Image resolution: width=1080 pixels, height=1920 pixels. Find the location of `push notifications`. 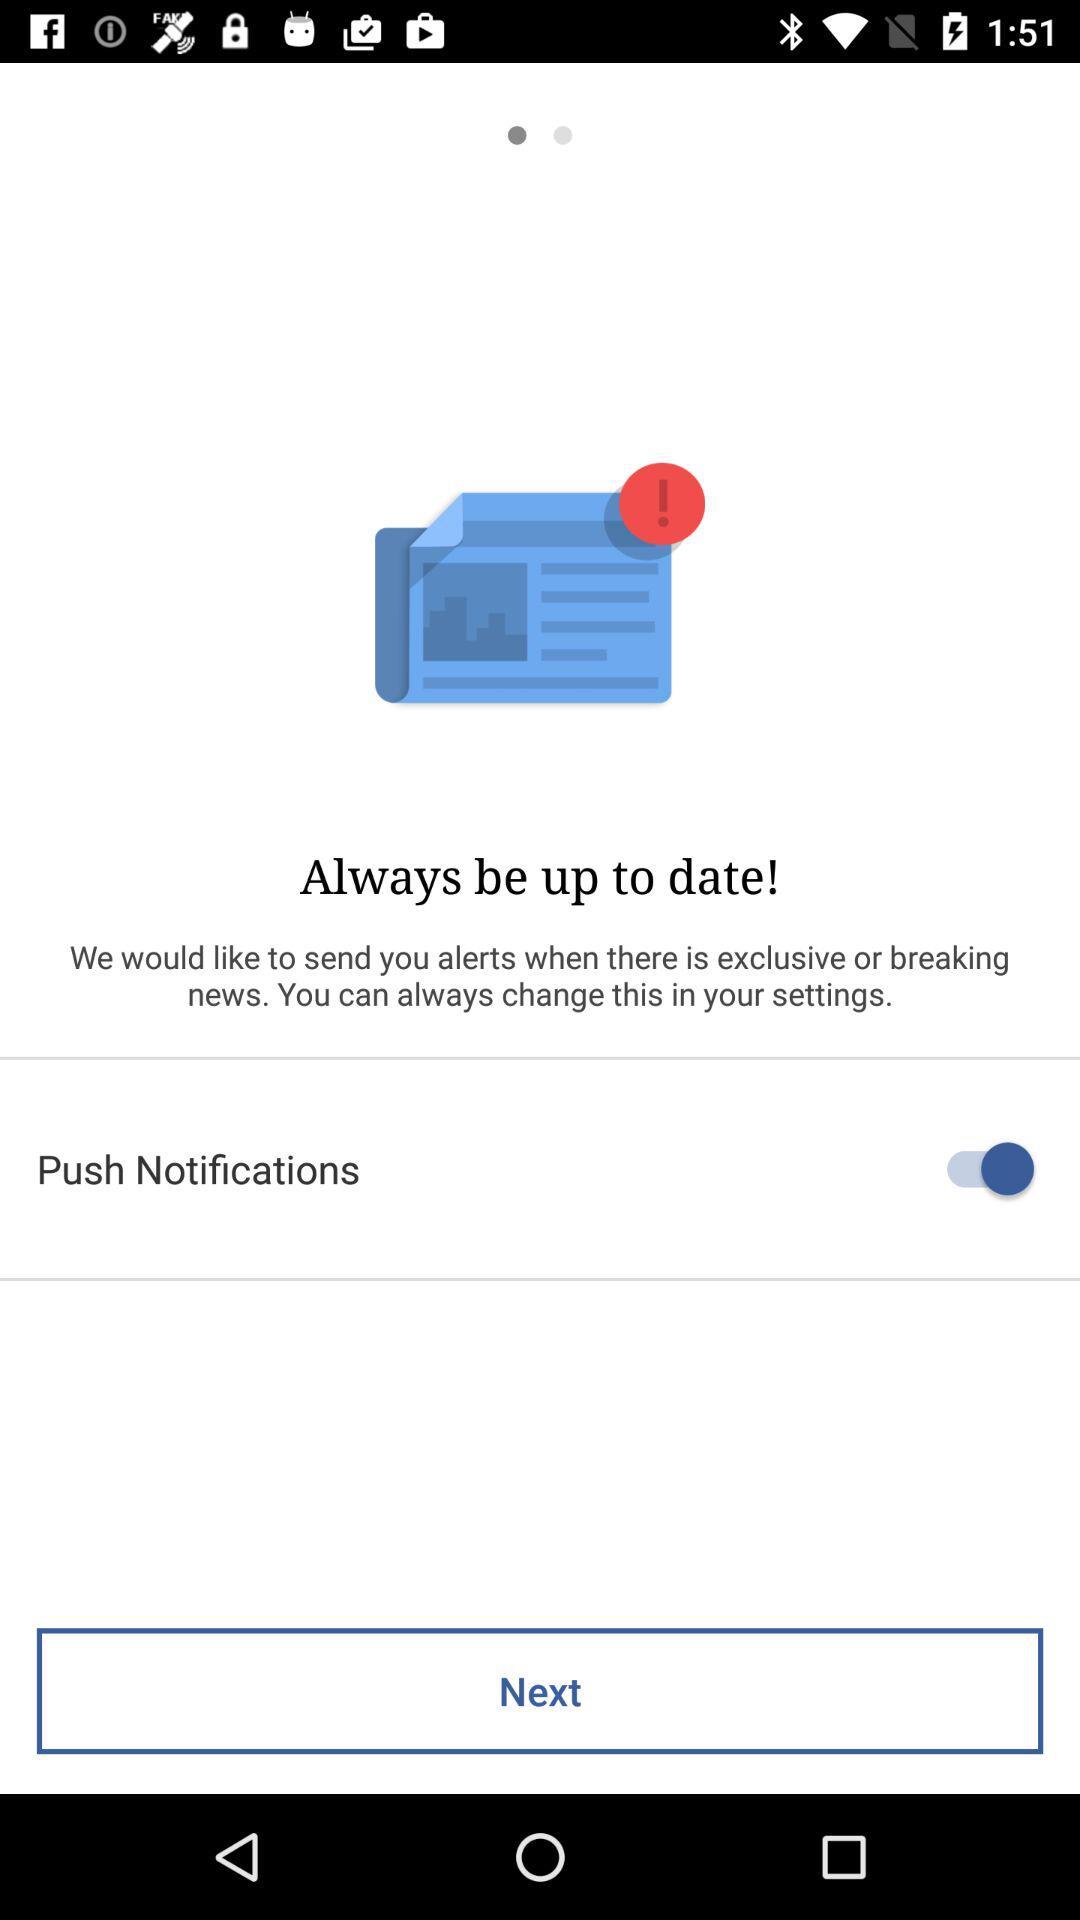

push notifications is located at coordinates (540, 1168).